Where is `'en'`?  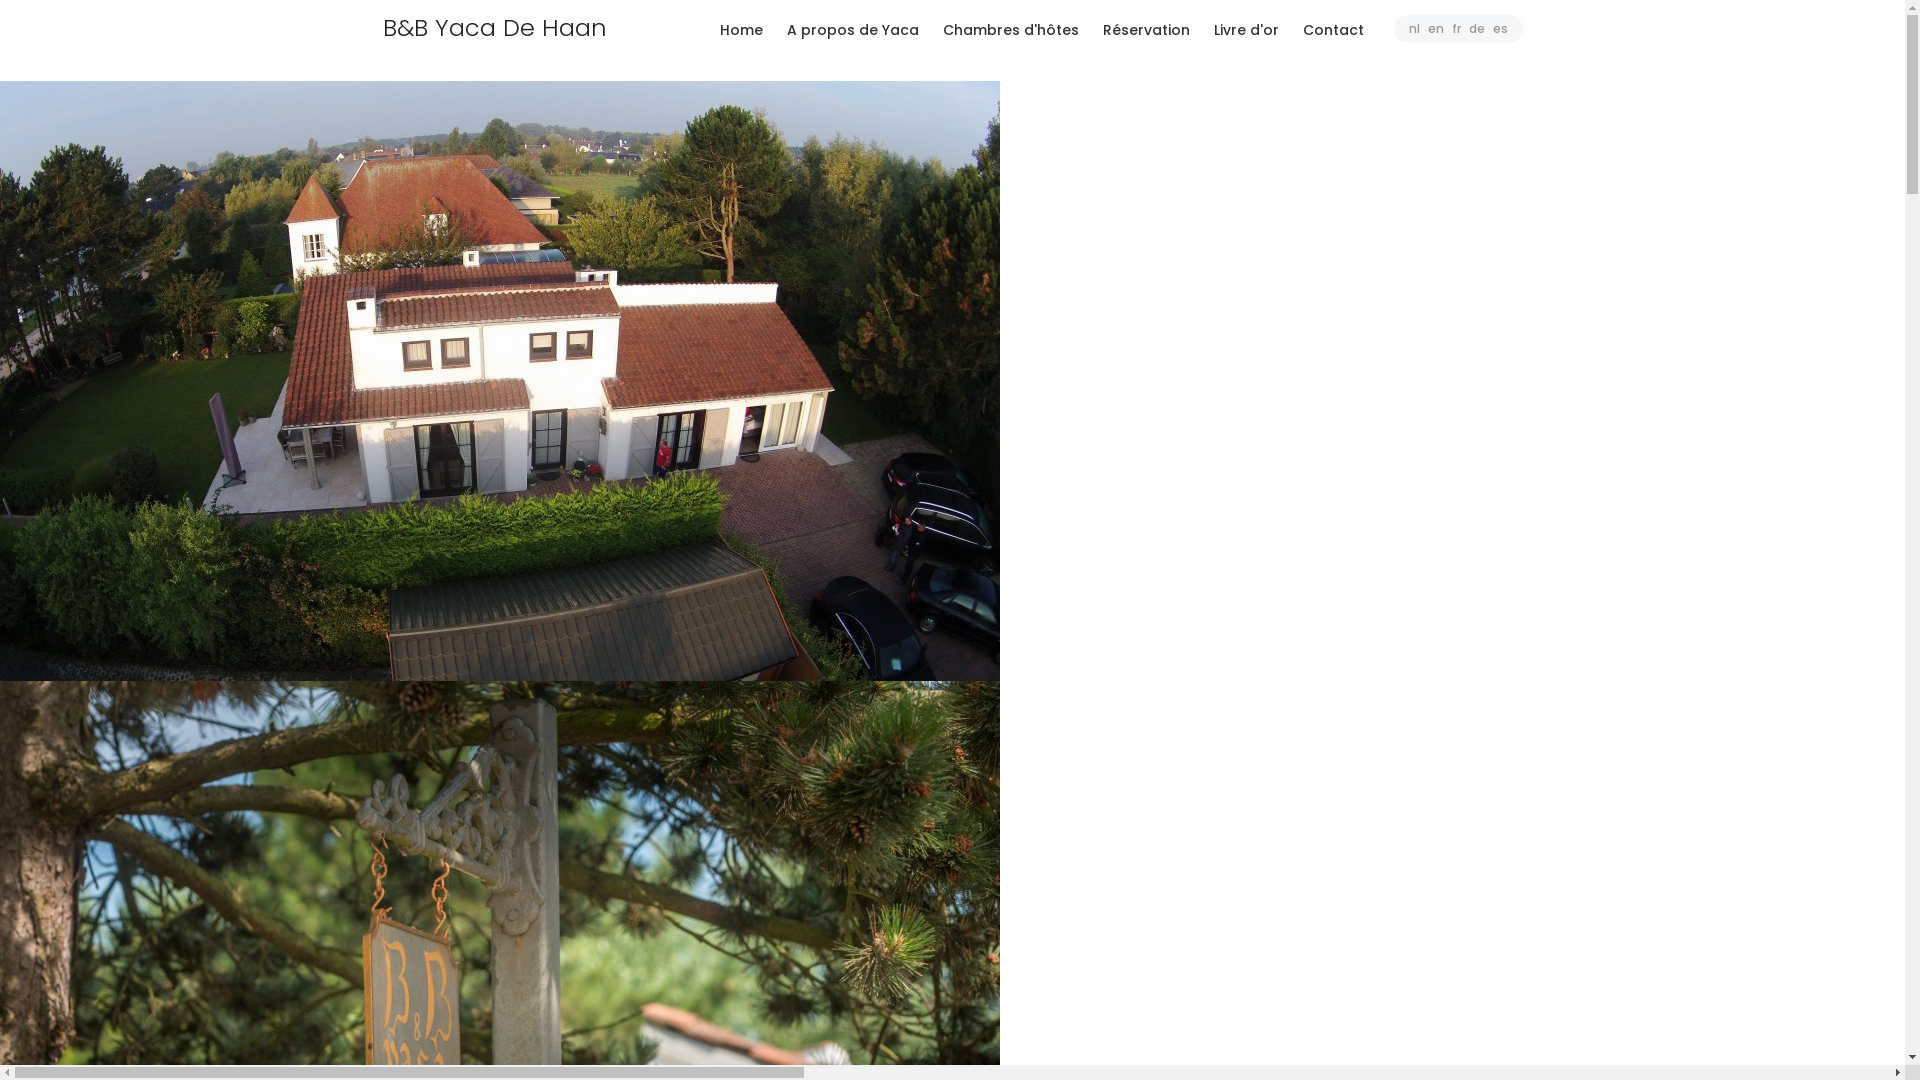
'en' is located at coordinates (1427, 28).